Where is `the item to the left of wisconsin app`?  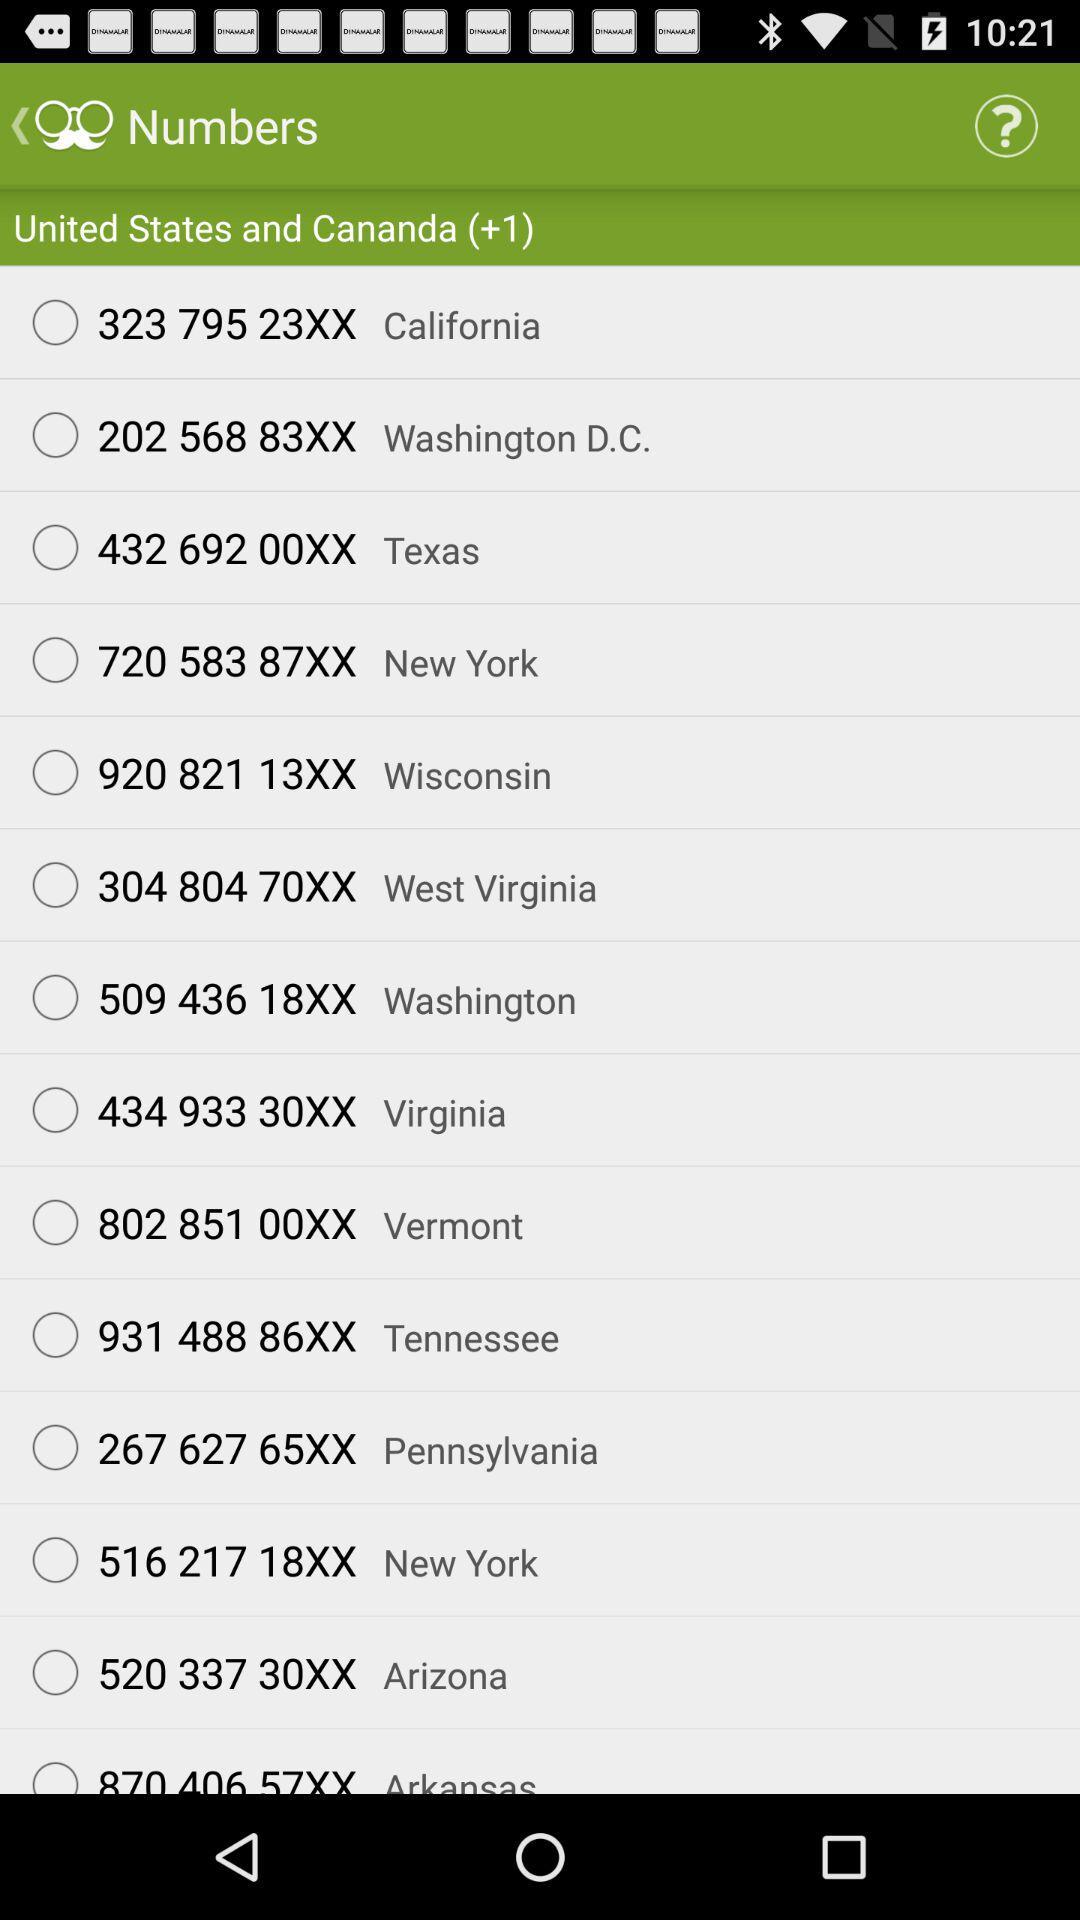 the item to the left of wisconsin app is located at coordinates (185, 771).